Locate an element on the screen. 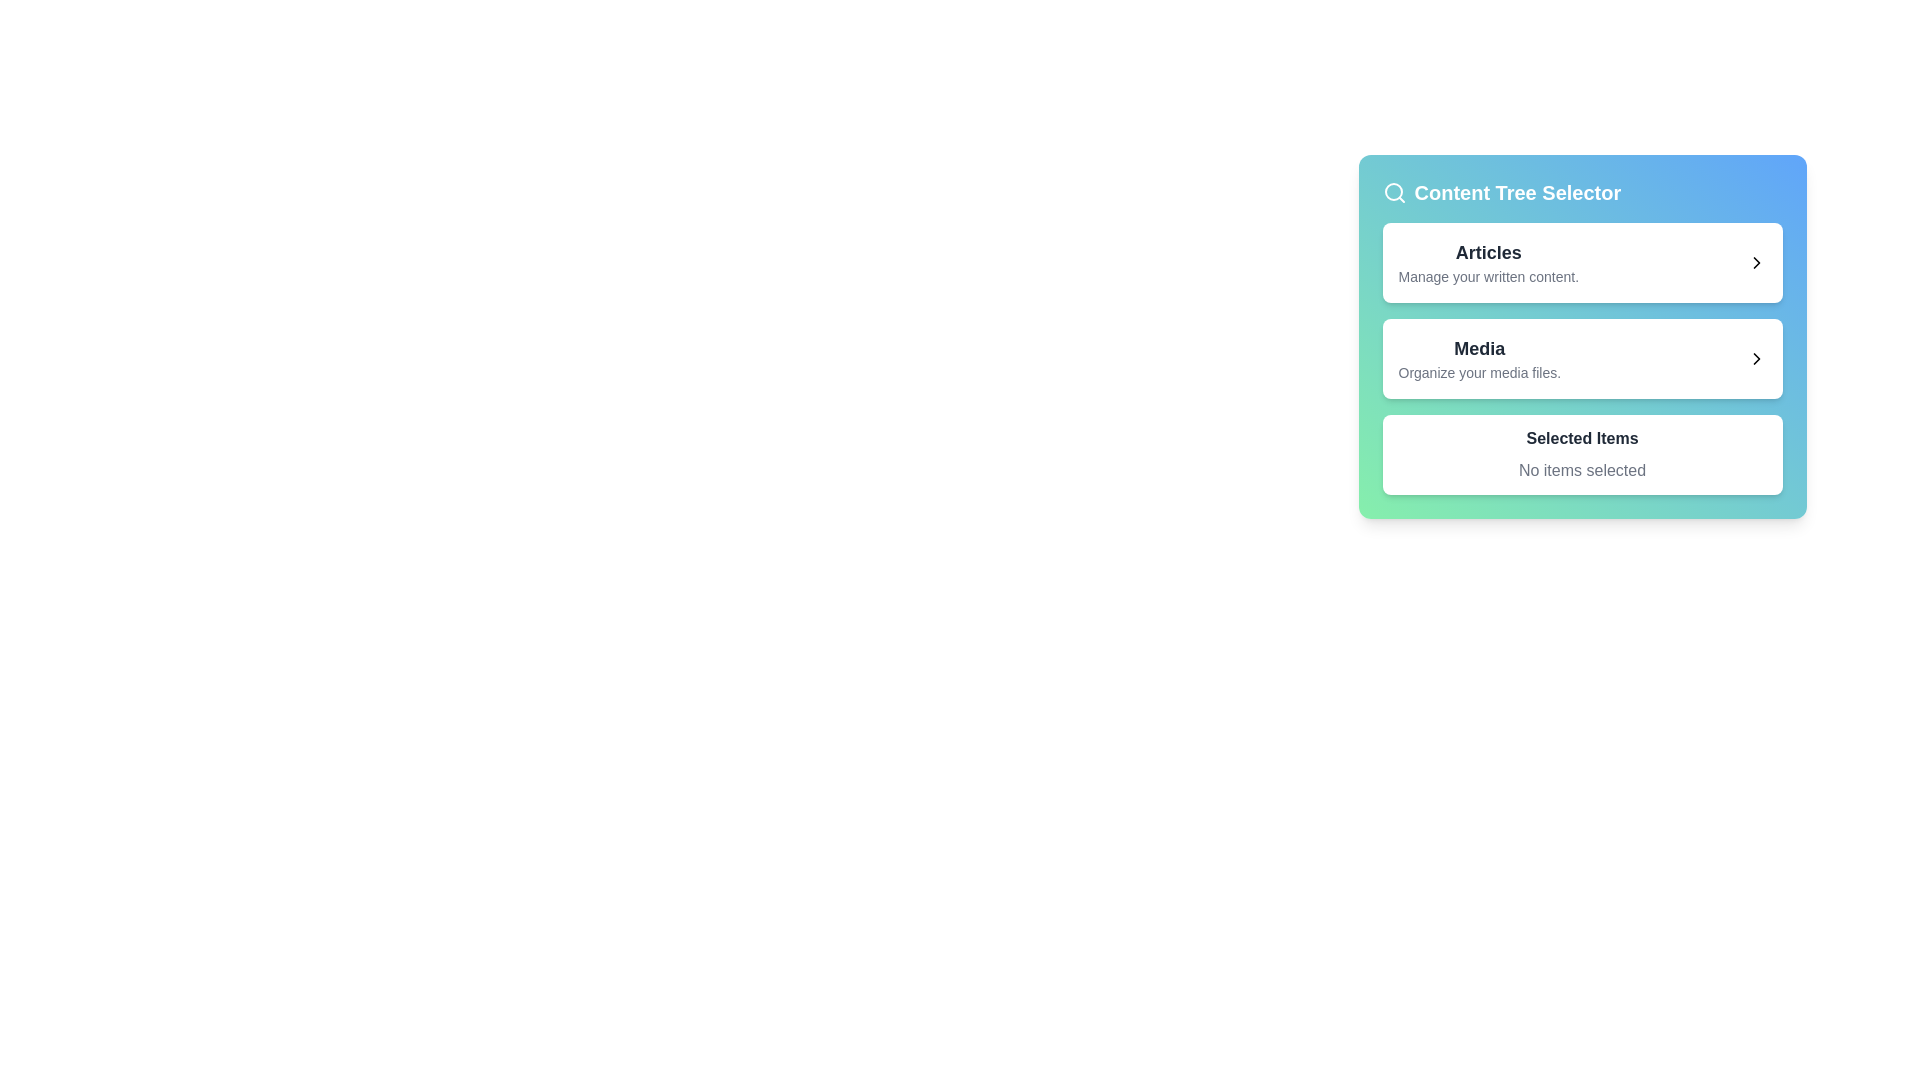  the bolded text caption 'Articles' which is the primary heading in the 'Content Tree Selector' panel is located at coordinates (1488, 252).